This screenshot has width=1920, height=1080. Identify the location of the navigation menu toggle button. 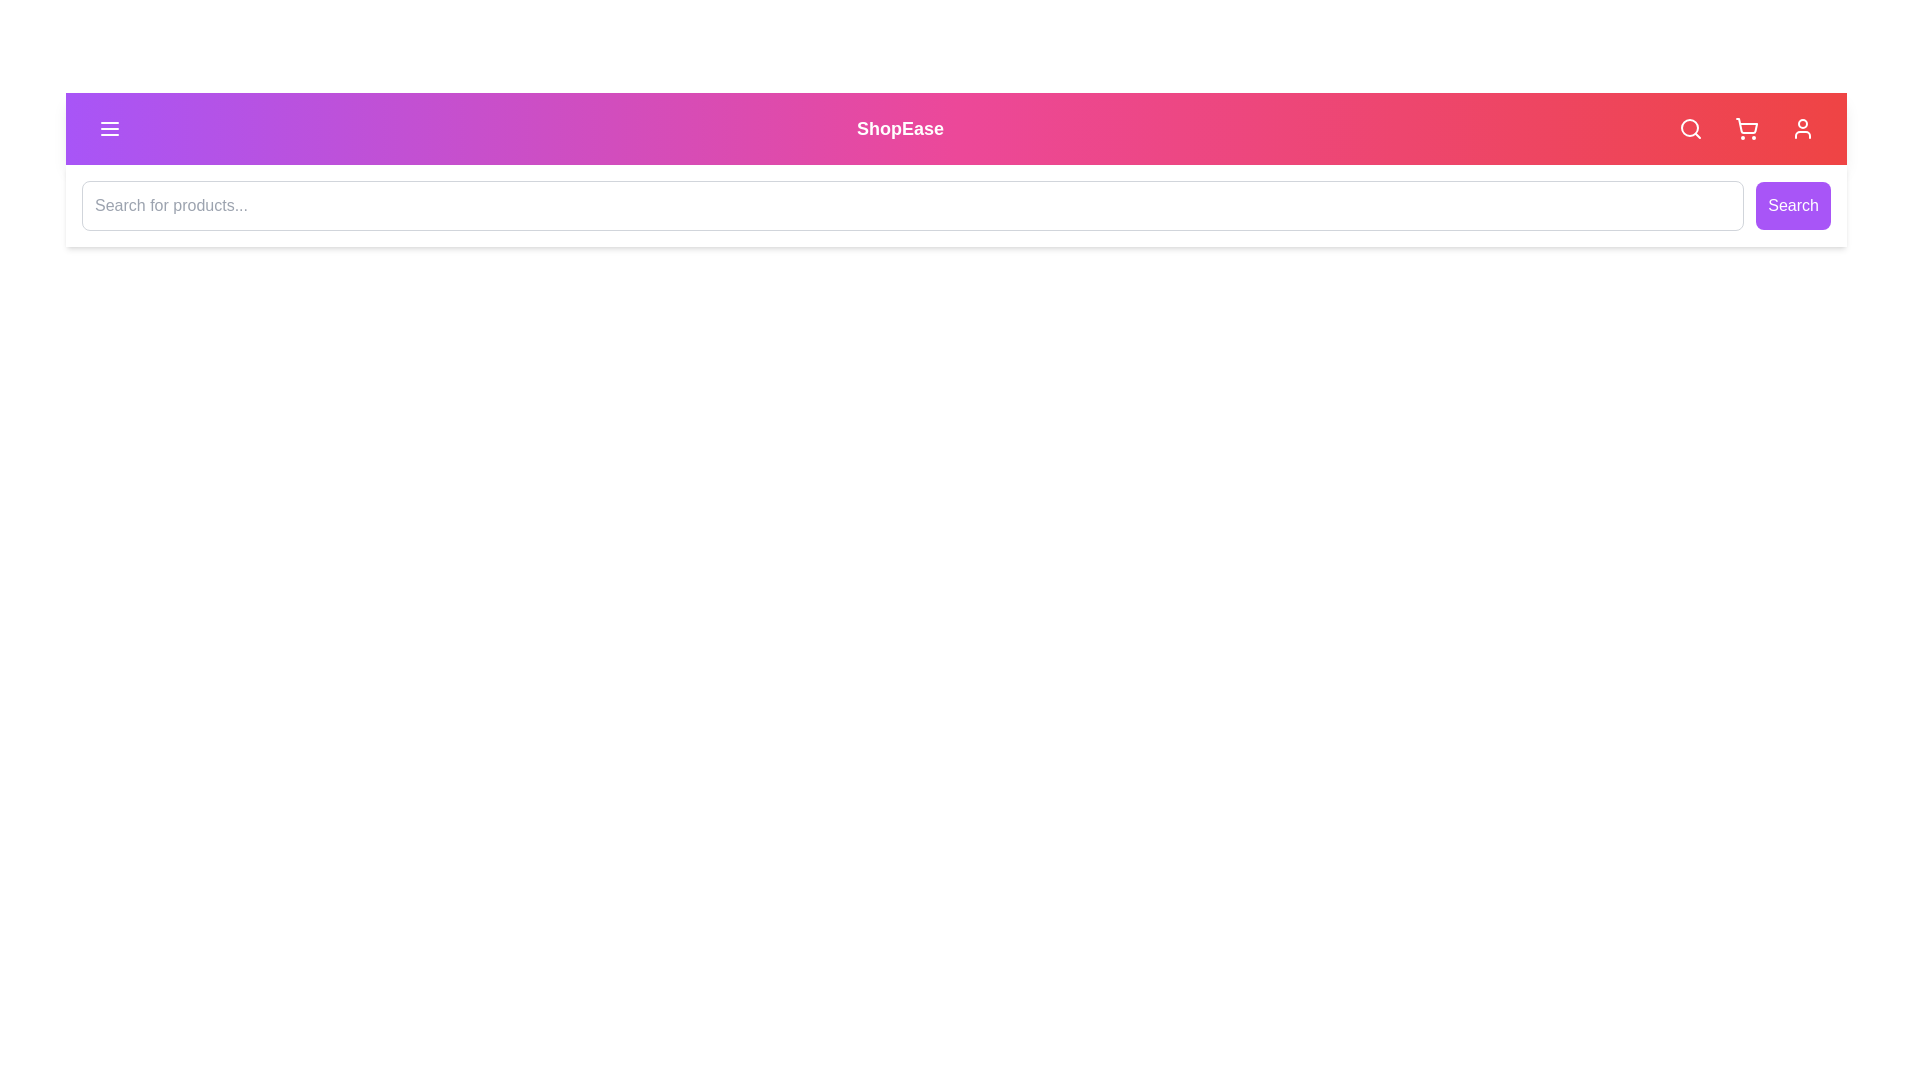
(109, 128).